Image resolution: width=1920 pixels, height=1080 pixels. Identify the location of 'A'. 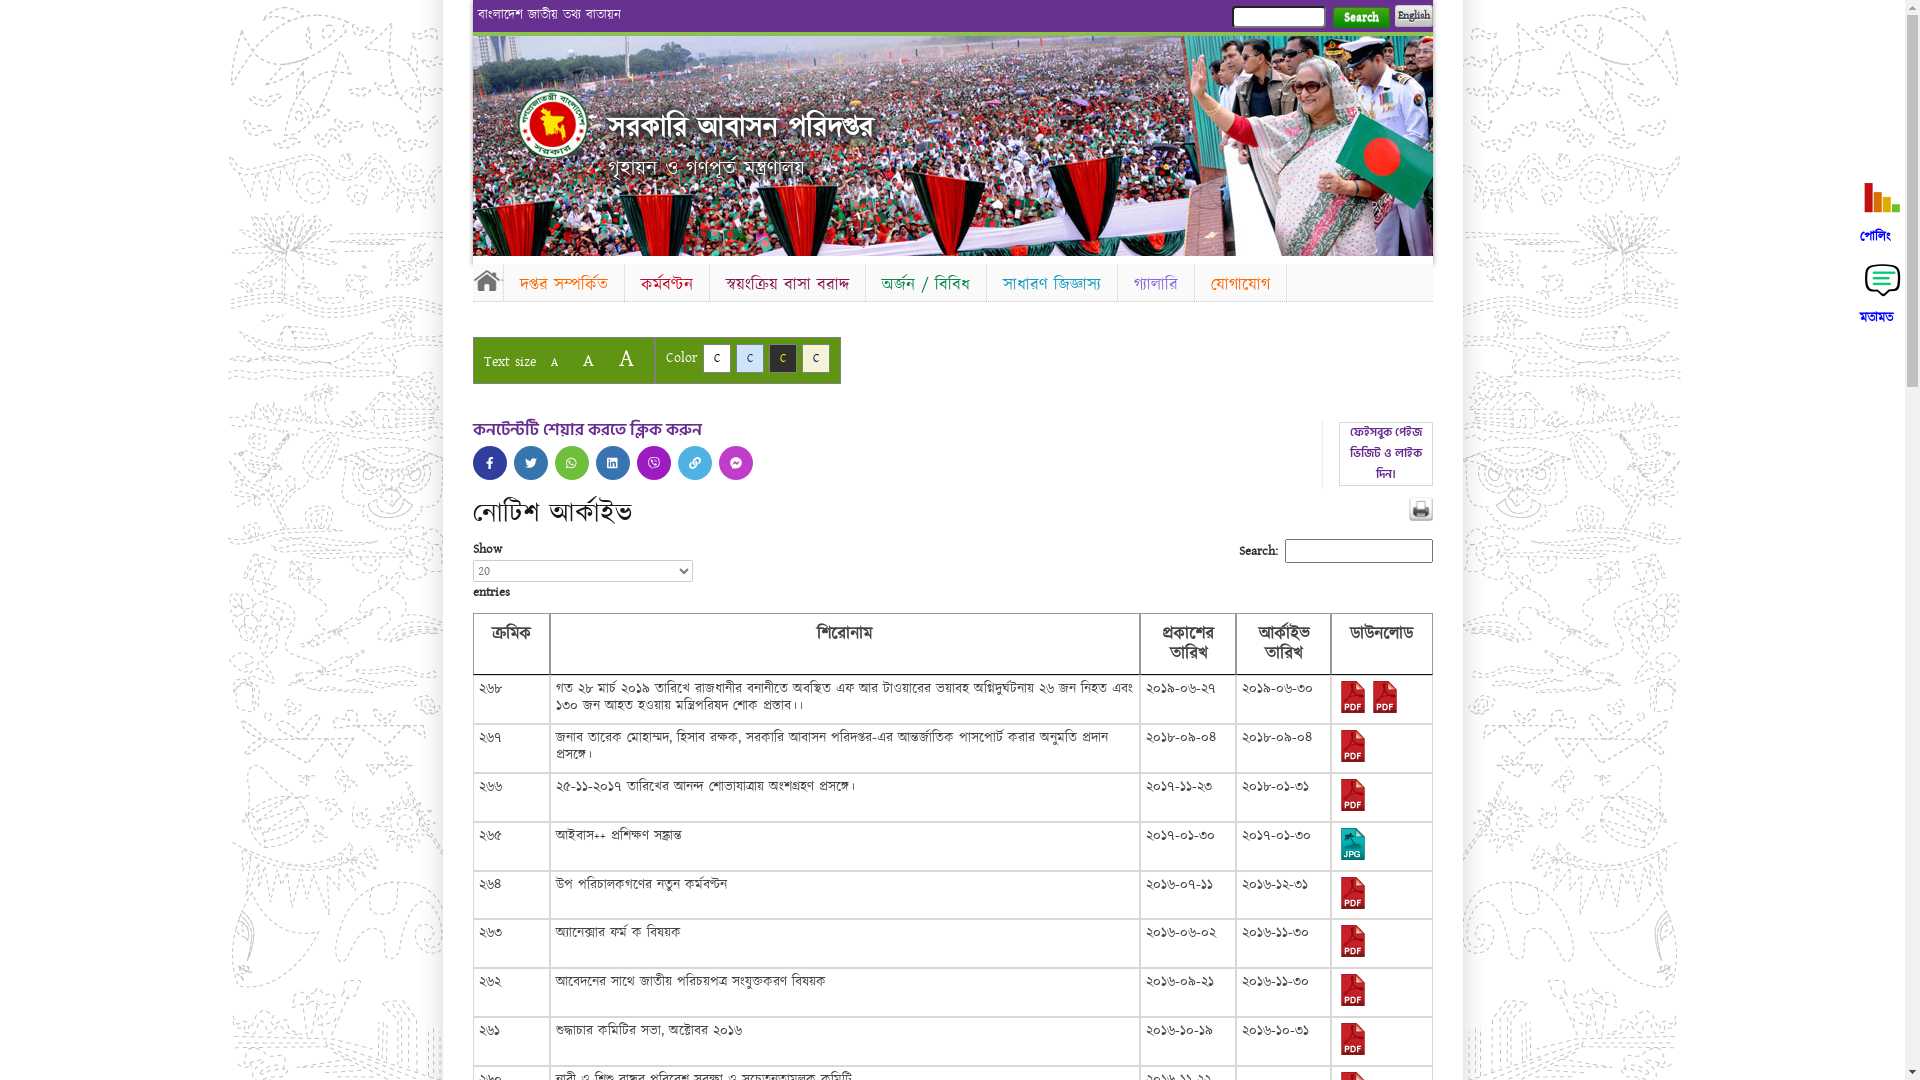
(624, 357).